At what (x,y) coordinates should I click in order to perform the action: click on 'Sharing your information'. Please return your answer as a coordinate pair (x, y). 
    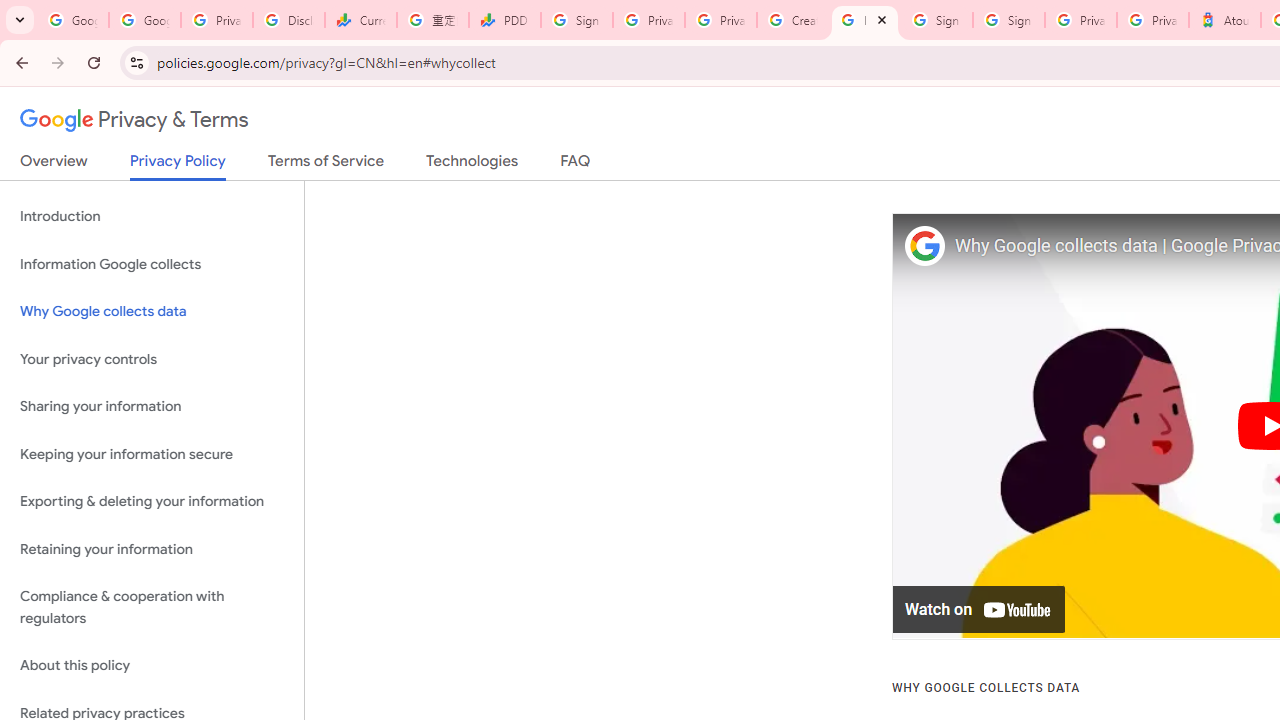
    Looking at the image, I should click on (151, 406).